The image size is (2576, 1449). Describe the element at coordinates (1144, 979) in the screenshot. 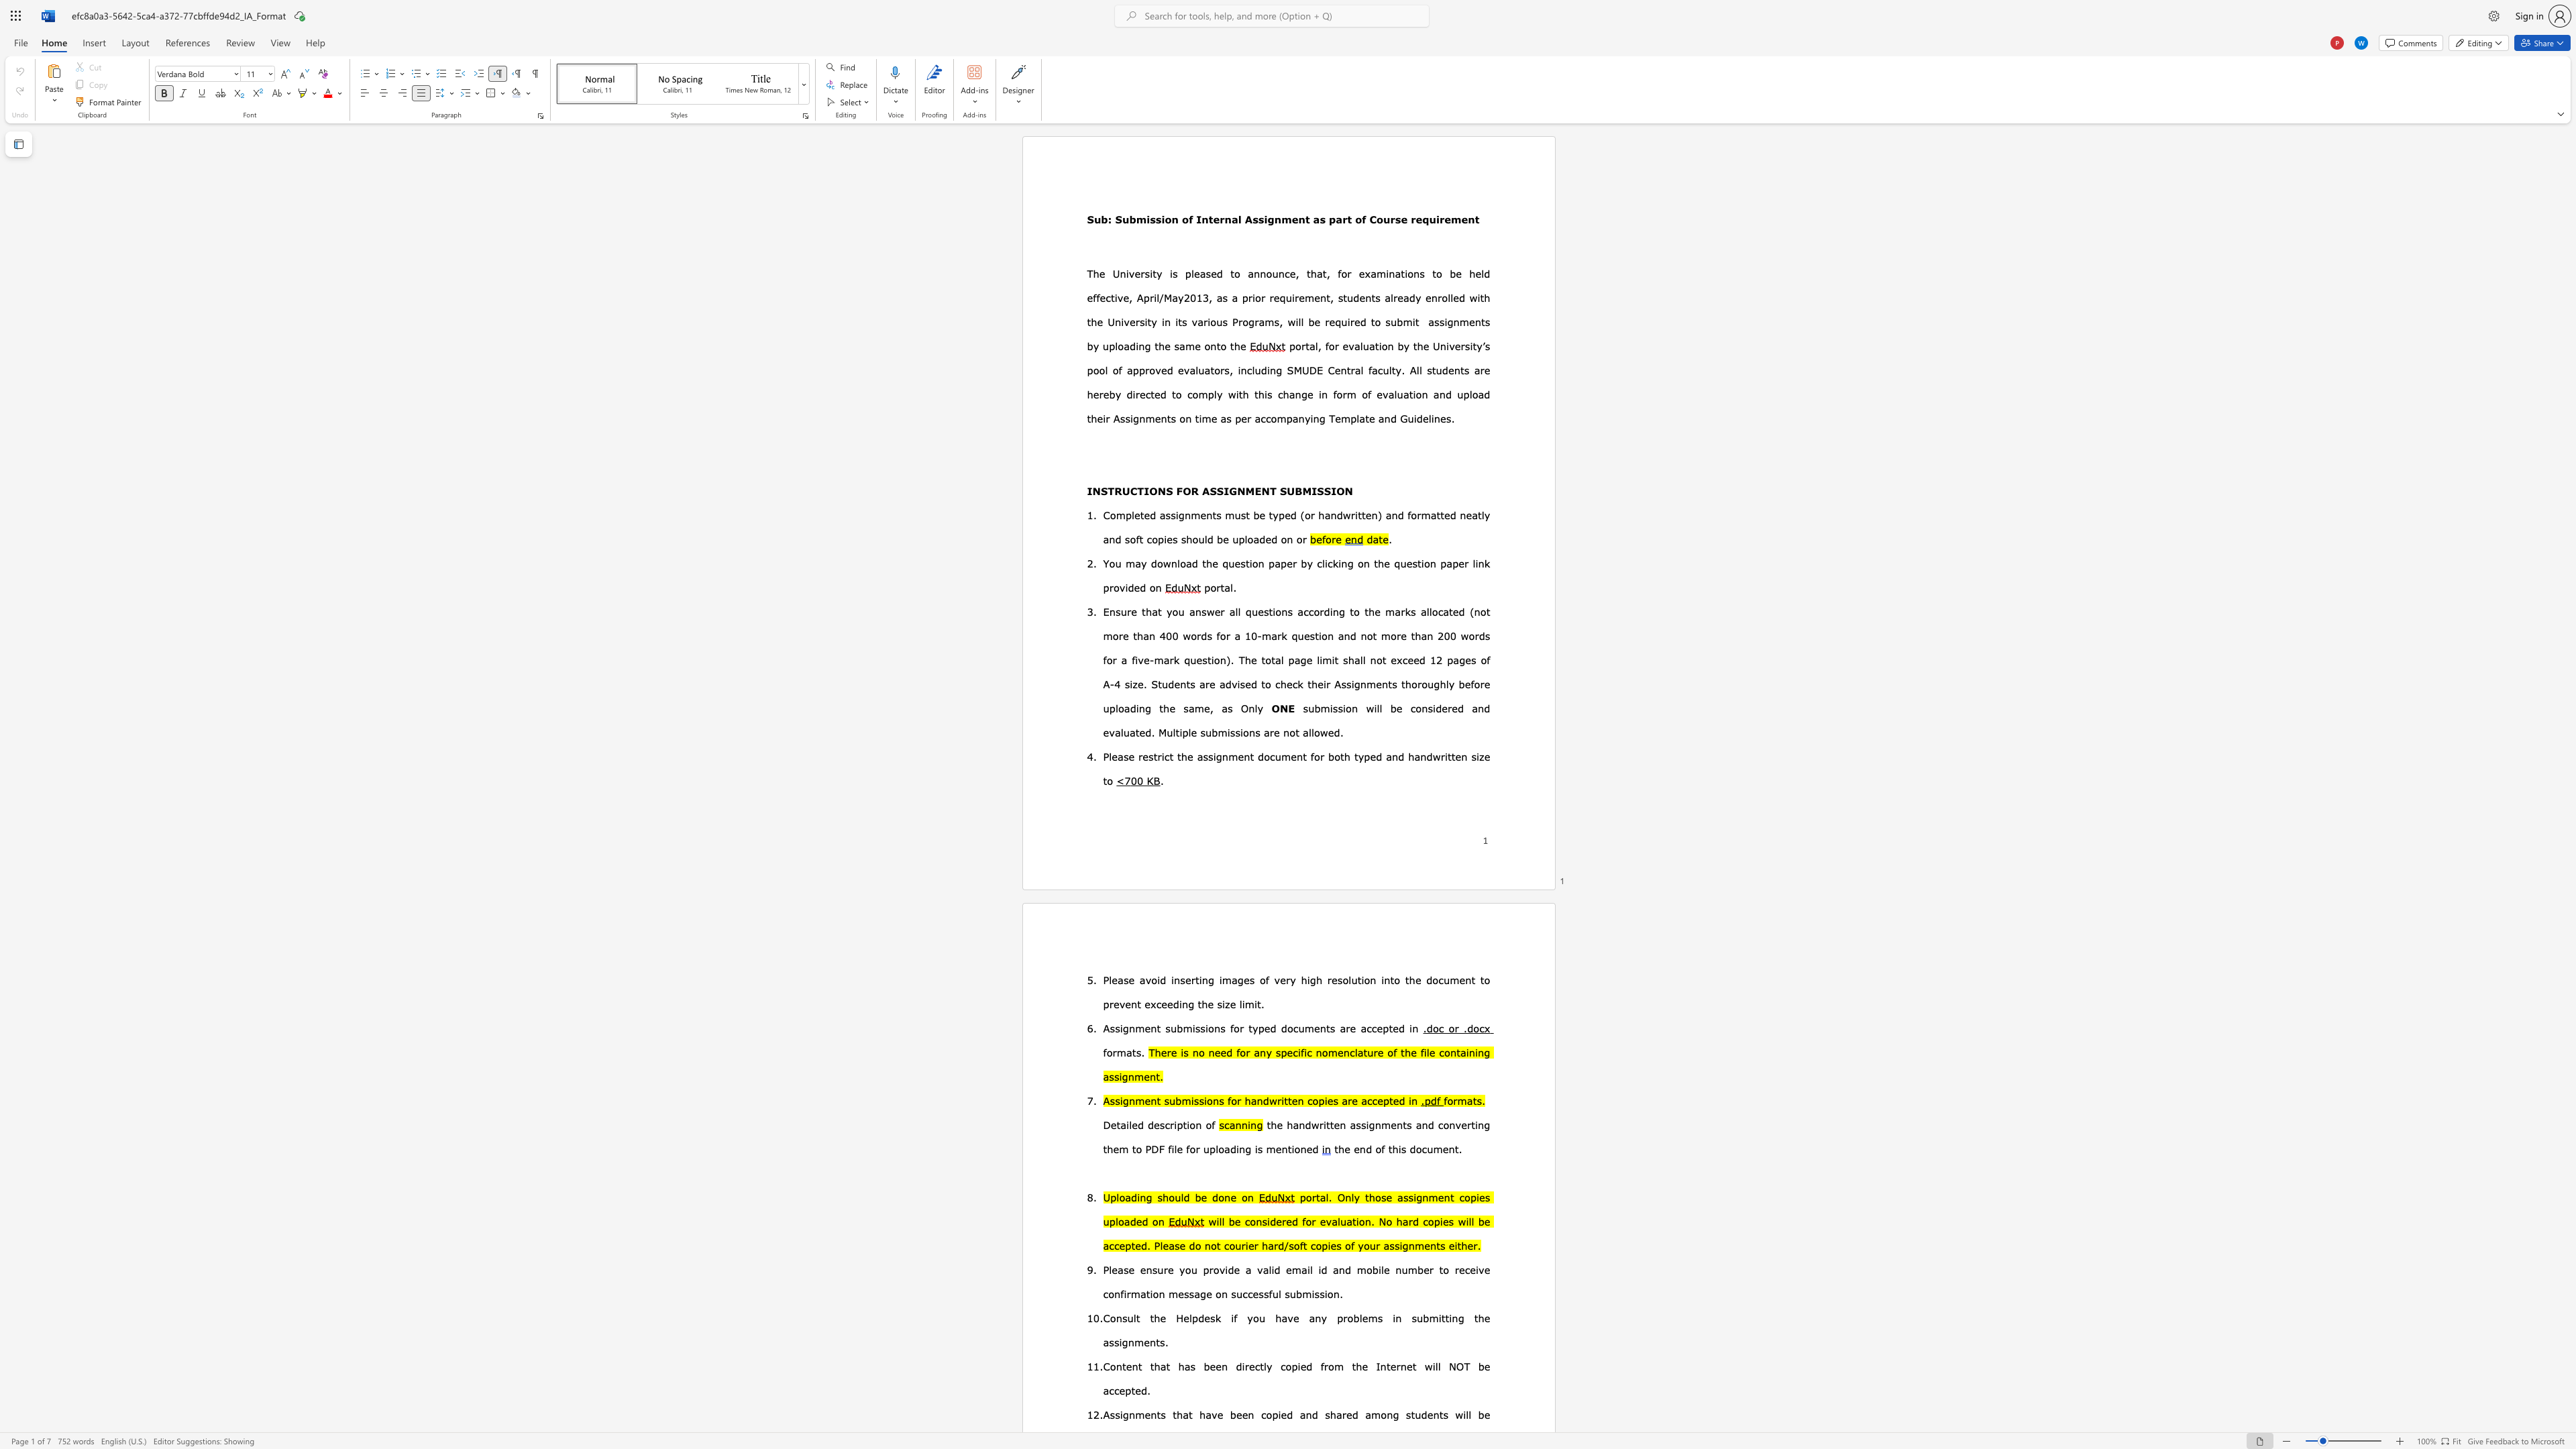

I see `the subset text "void insert" within the text "Please avoid inserting images of"` at that location.